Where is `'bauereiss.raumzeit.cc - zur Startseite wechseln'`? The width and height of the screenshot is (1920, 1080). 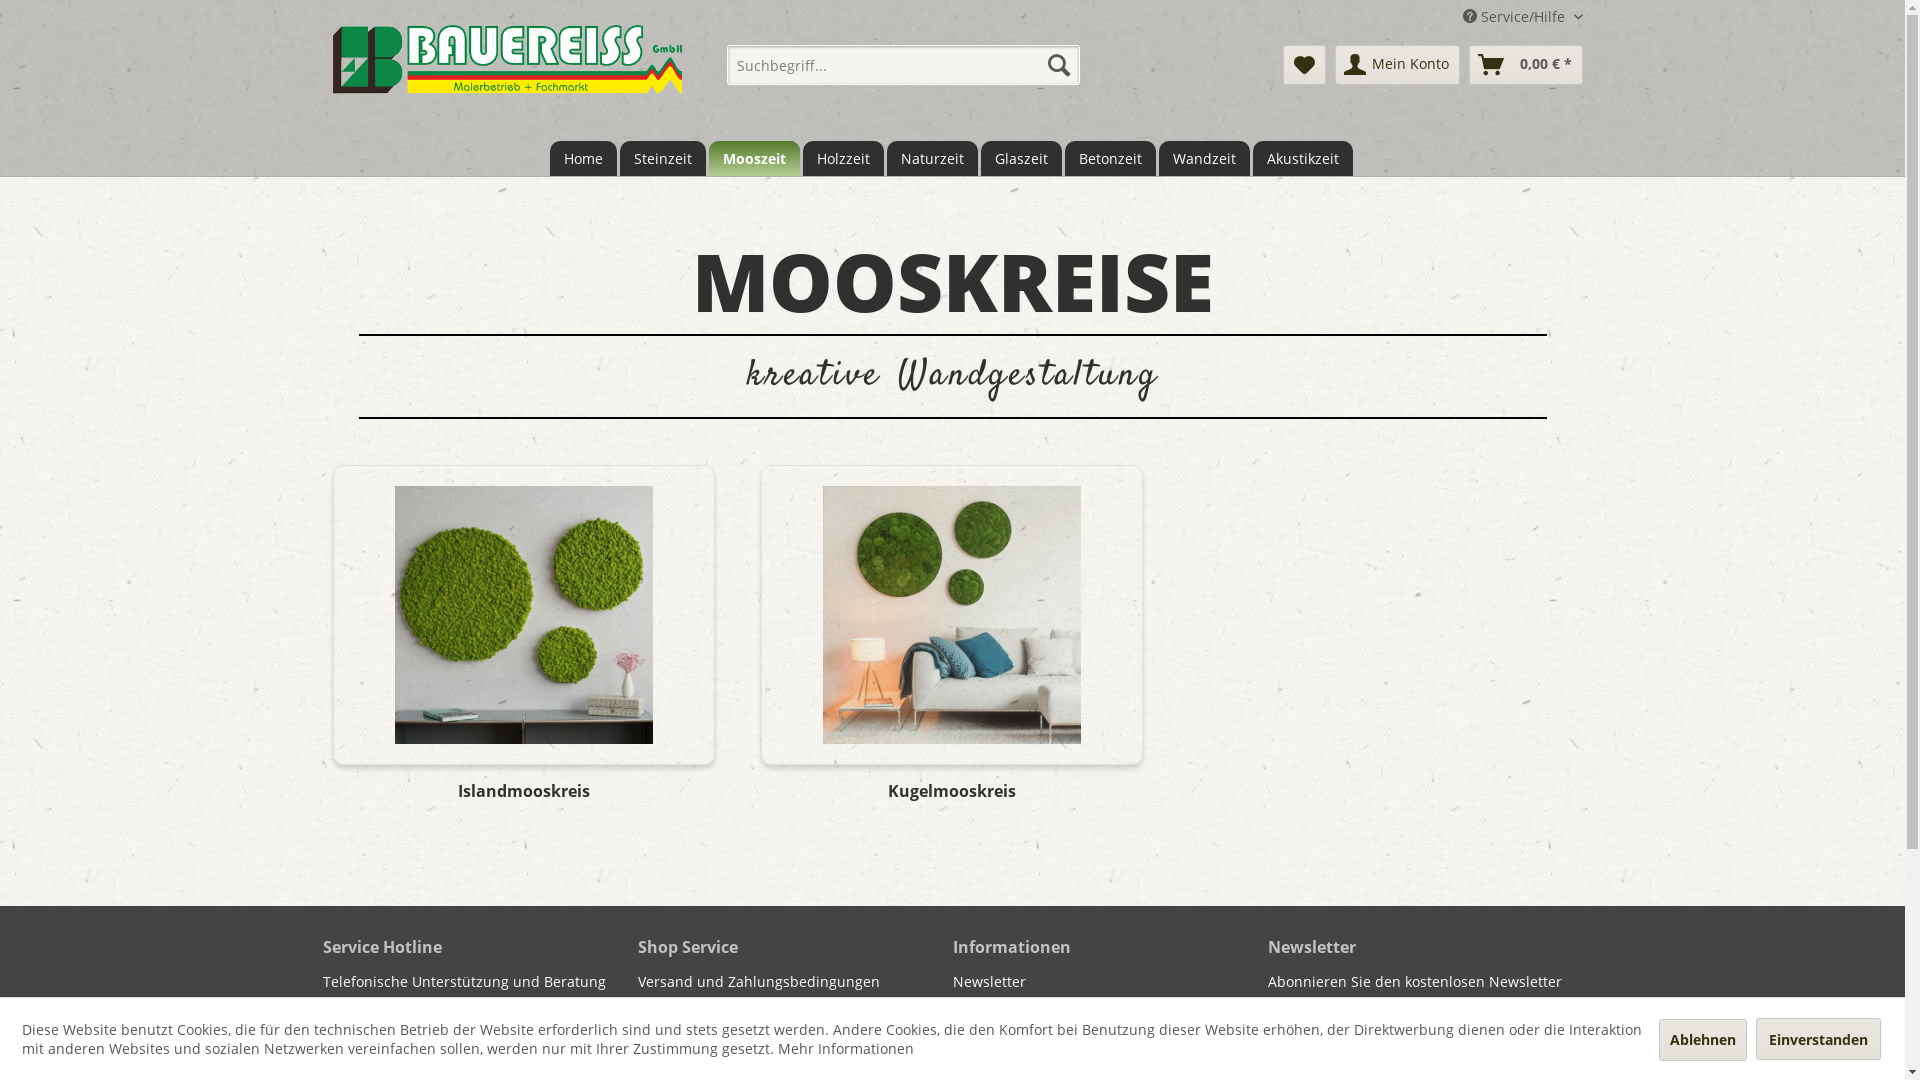
'bauereiss.raumzeit.cc - zur Startseite wechseln' is located at coordinates (507, 72).